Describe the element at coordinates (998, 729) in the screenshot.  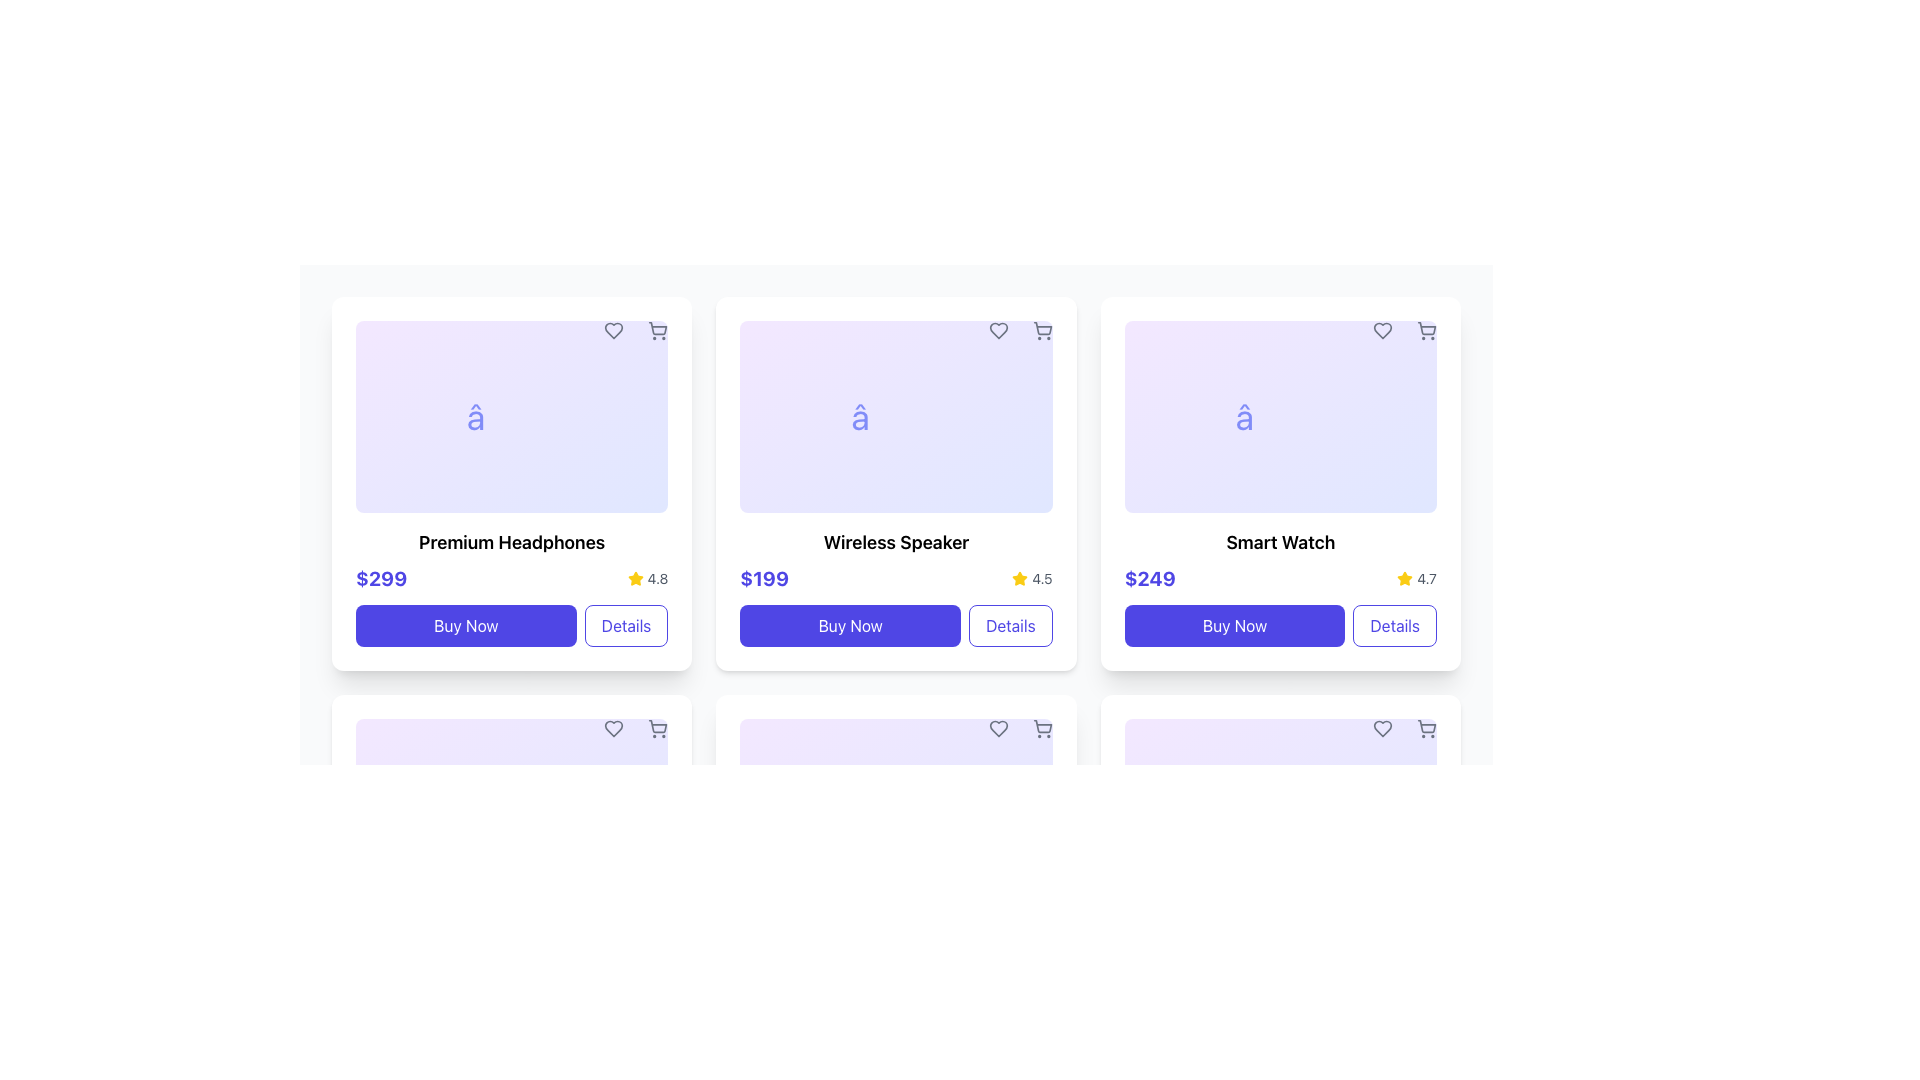
I see `the heart-shaped wishlist icon located in the upper-right corner of the 'Wireless Speaker' card` at that location.